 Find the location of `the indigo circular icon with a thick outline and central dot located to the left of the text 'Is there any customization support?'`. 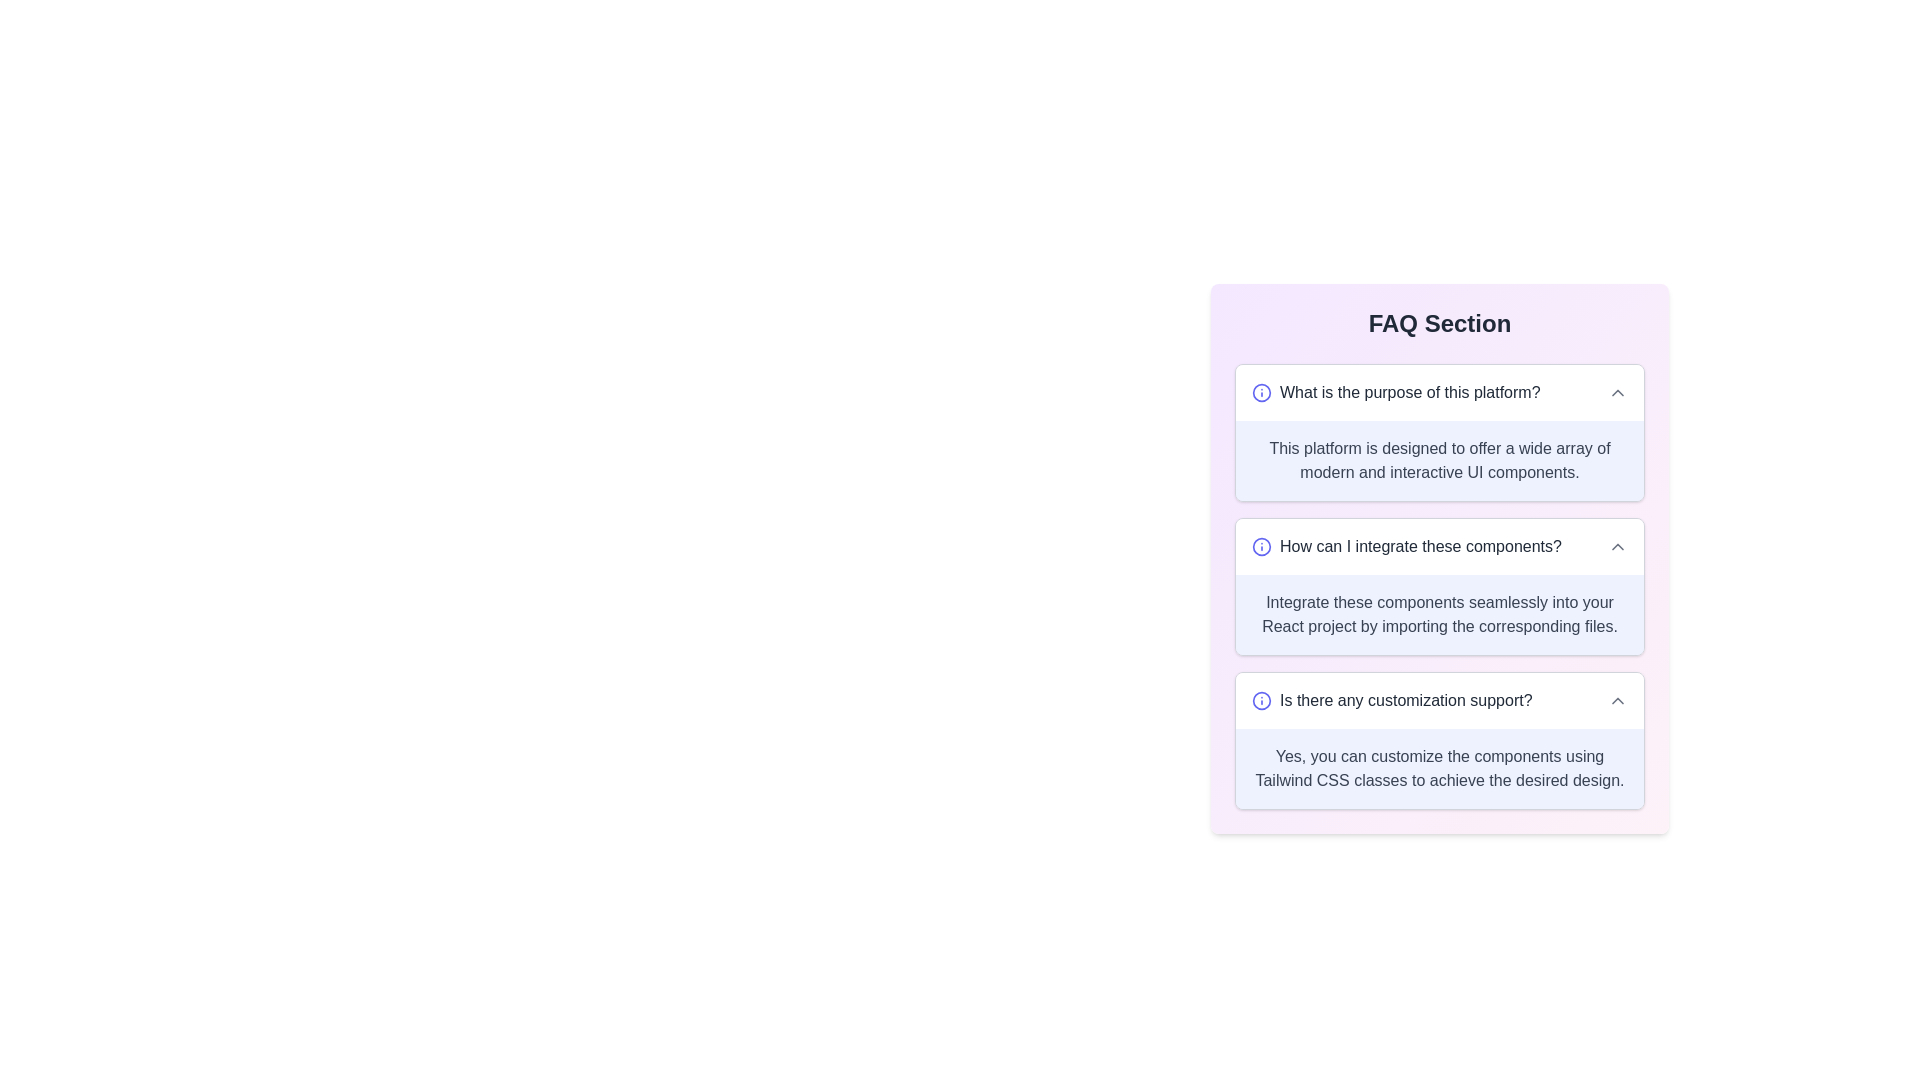

the indigo circular icon with a thick outline and central dot located to the left of the text 'Is there any customization support?' is located at coordinates (1261, 700).